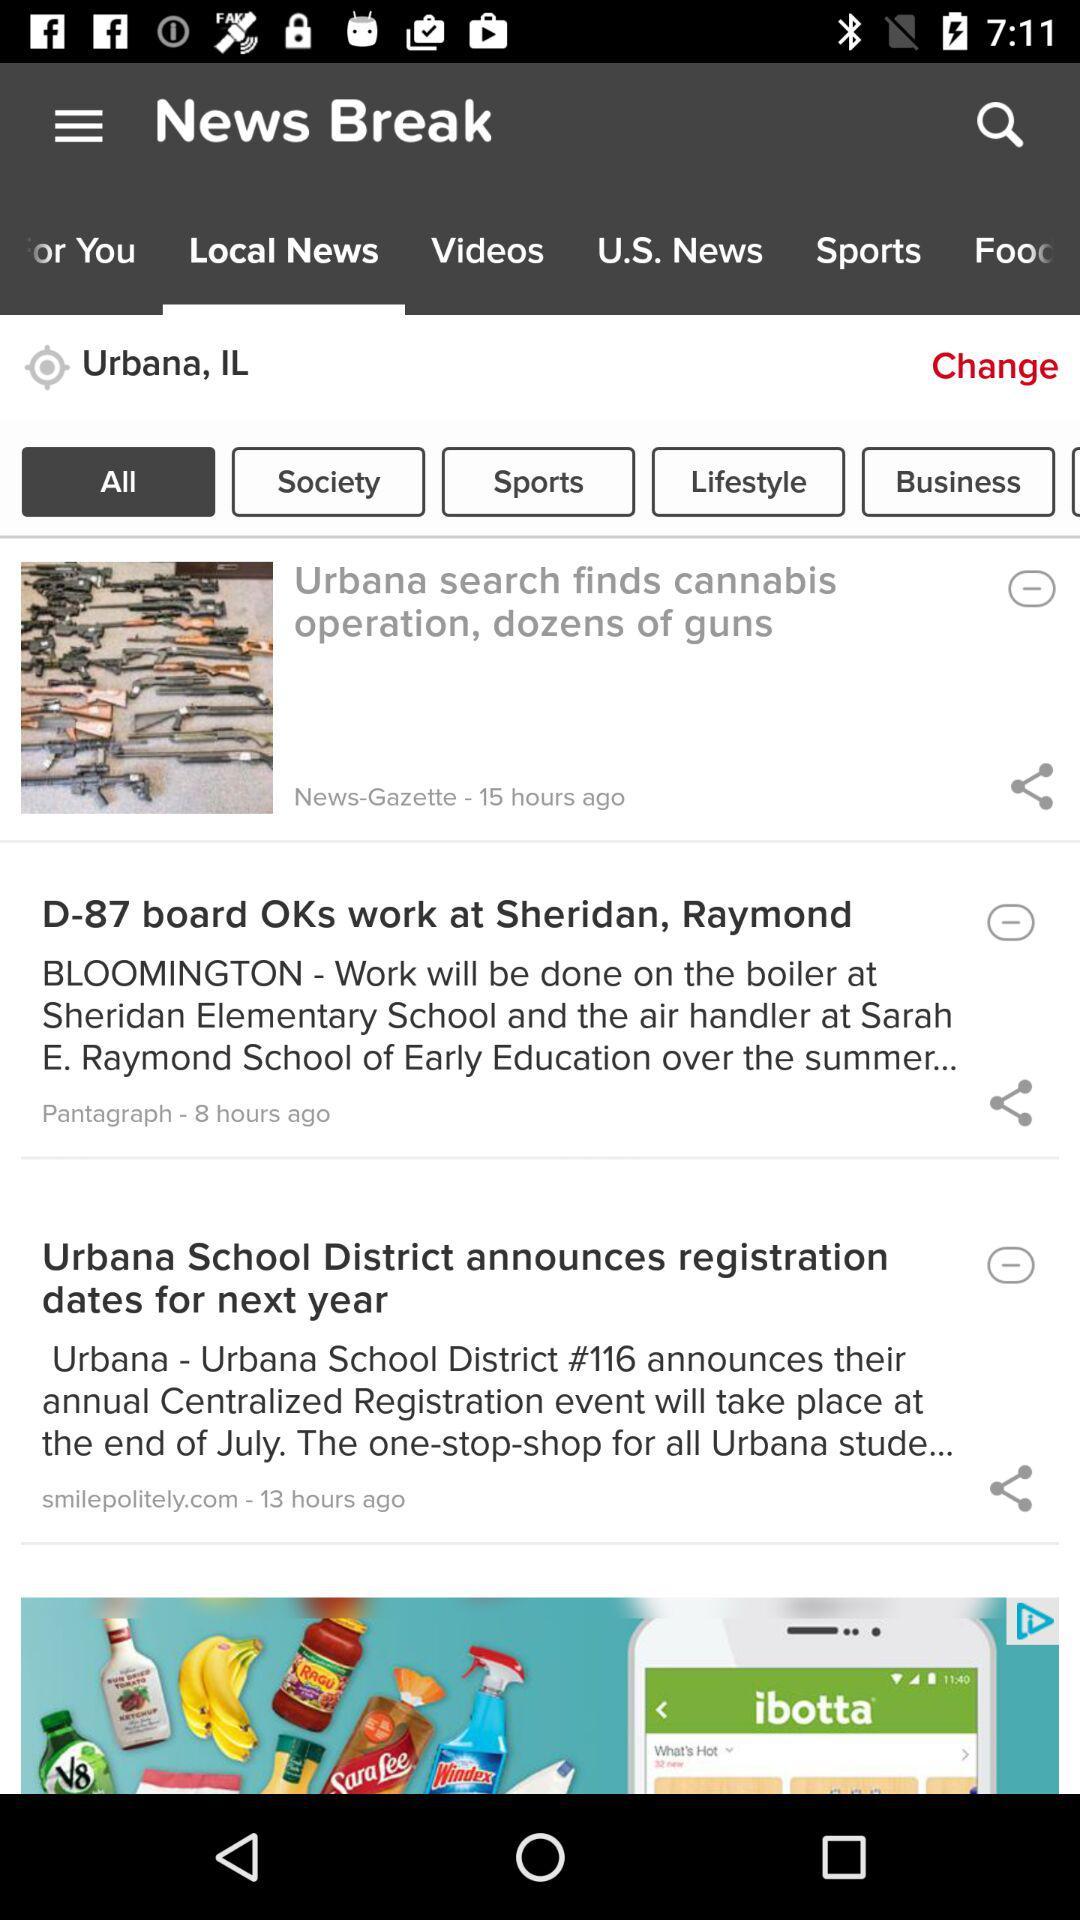 This screenshot has width=1080, height=1920. What do you see at coordinates (284, 251) in the screenshot?
I see `the section button which is left to videos` at bounding box center [284, 251].